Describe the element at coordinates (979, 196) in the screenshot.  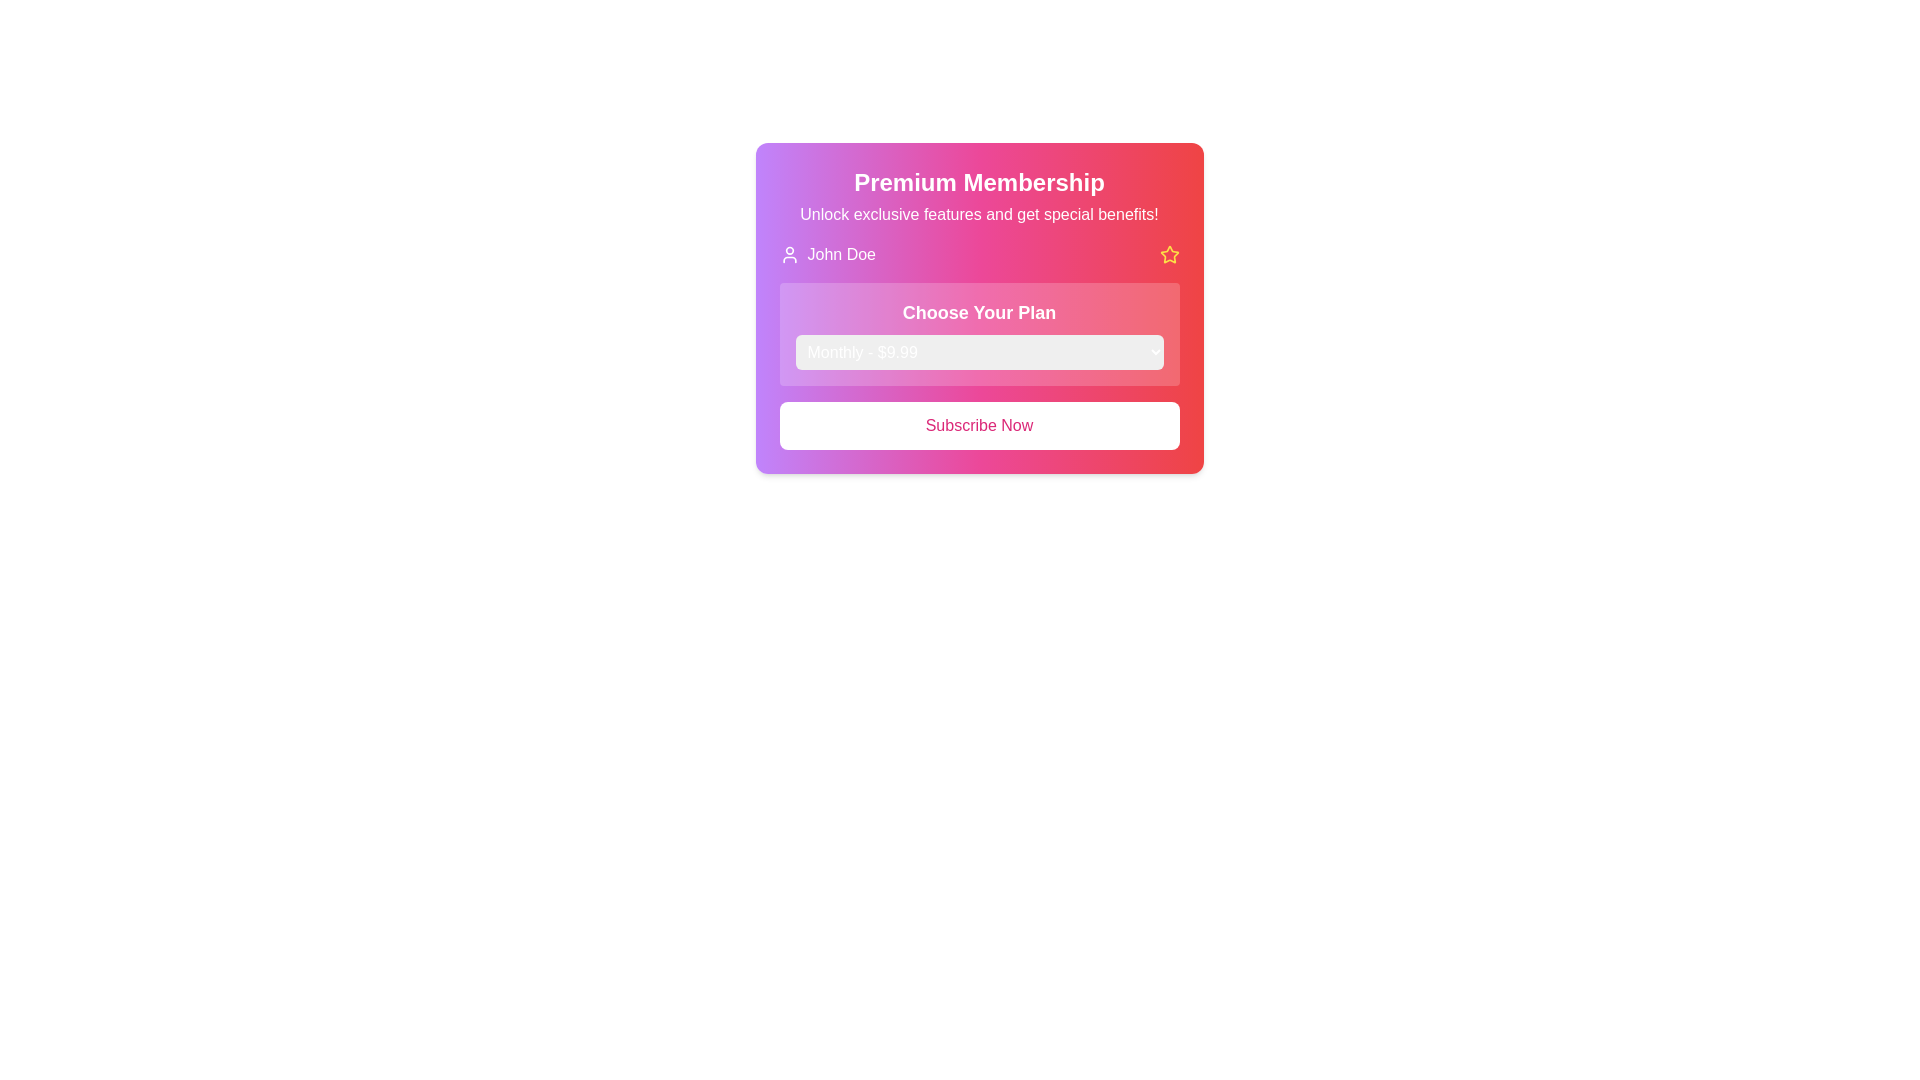
I see `the title and subtitle text block of the membership section, which is positioned above the user's name and other interactive components` at that location.